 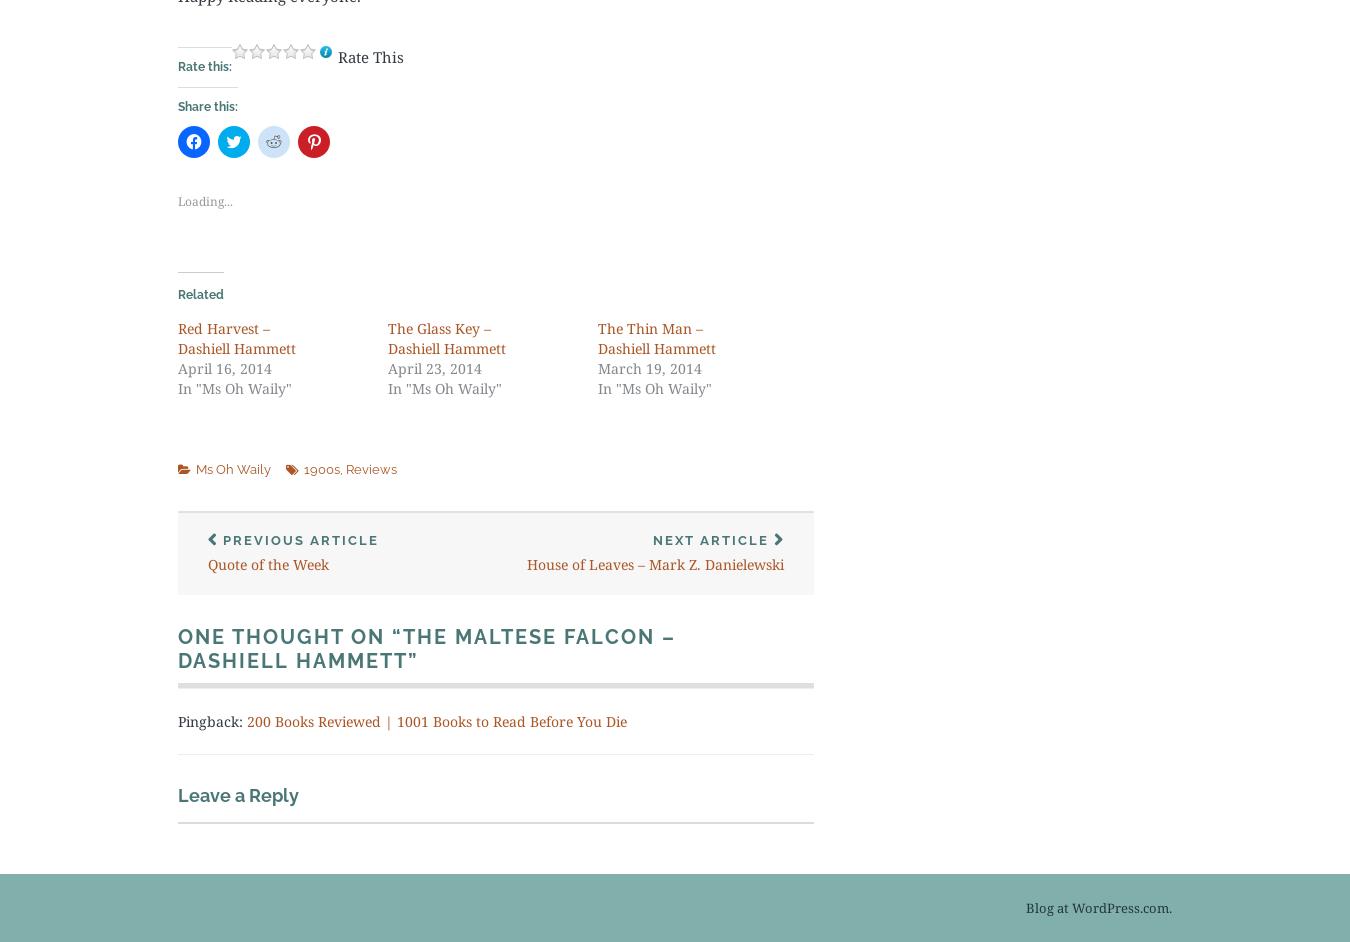 What do you see at coordinates (178, 65) in the screenshot?
I see `'Rate this:'` at bounding box center [178, 65].